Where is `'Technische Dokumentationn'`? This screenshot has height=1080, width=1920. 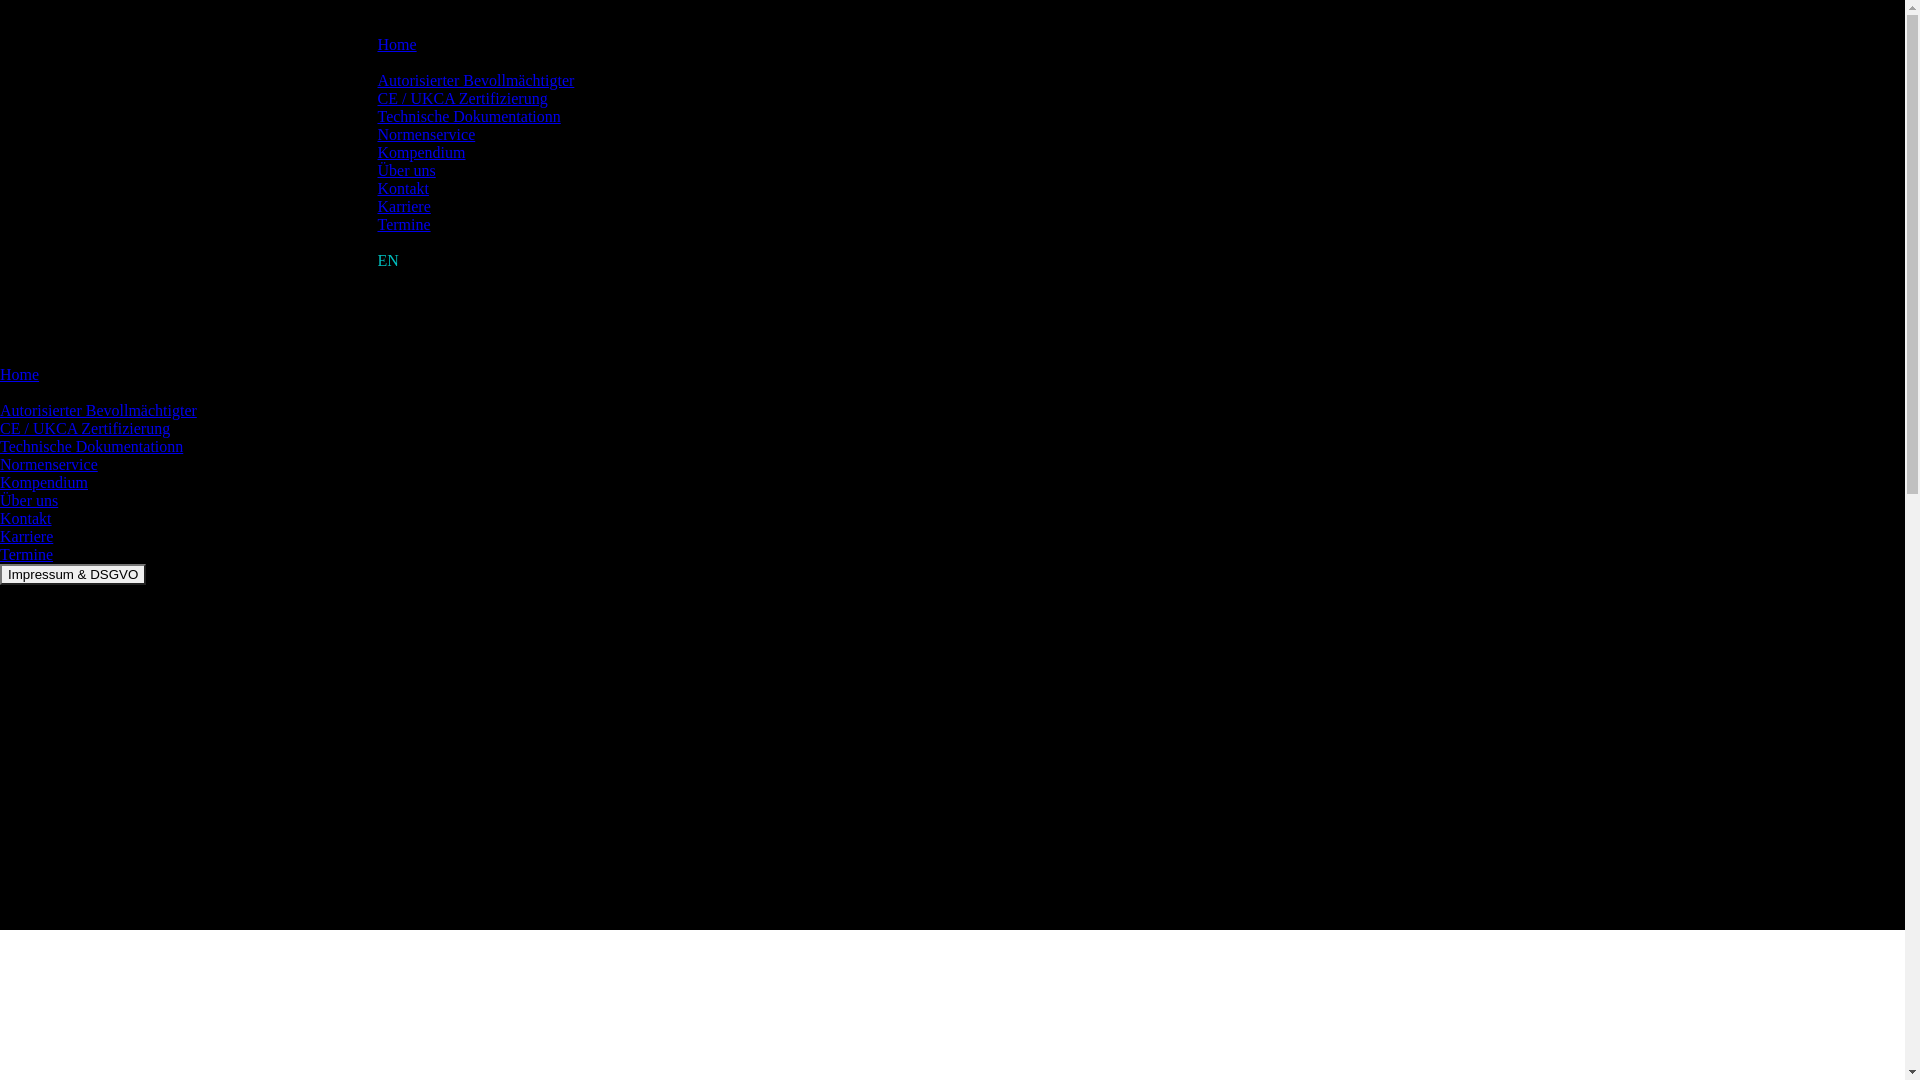
'Technische Dokumentationn' is located at coordinates (468, 116).